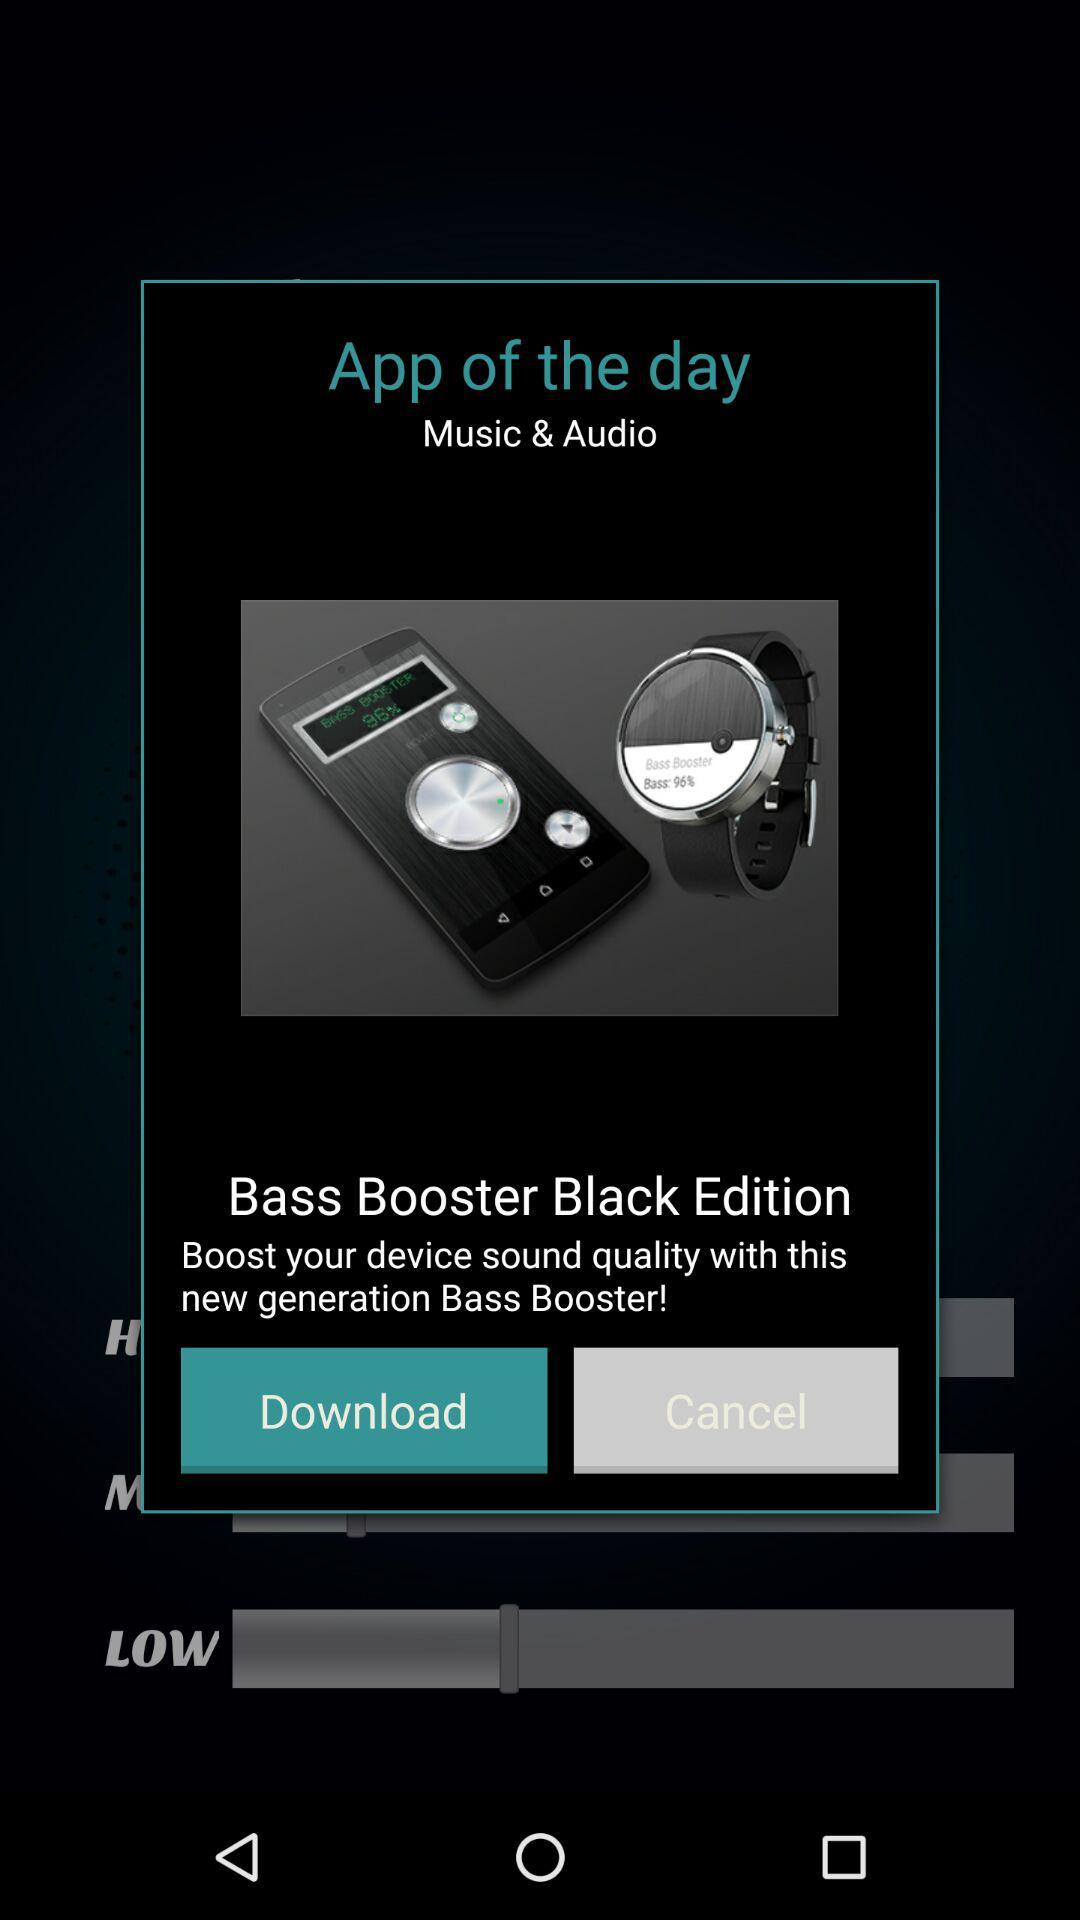  Describe the element at coordinates (364, 1409) in the screenshot. I see `the item next to the cancel item` at that location.